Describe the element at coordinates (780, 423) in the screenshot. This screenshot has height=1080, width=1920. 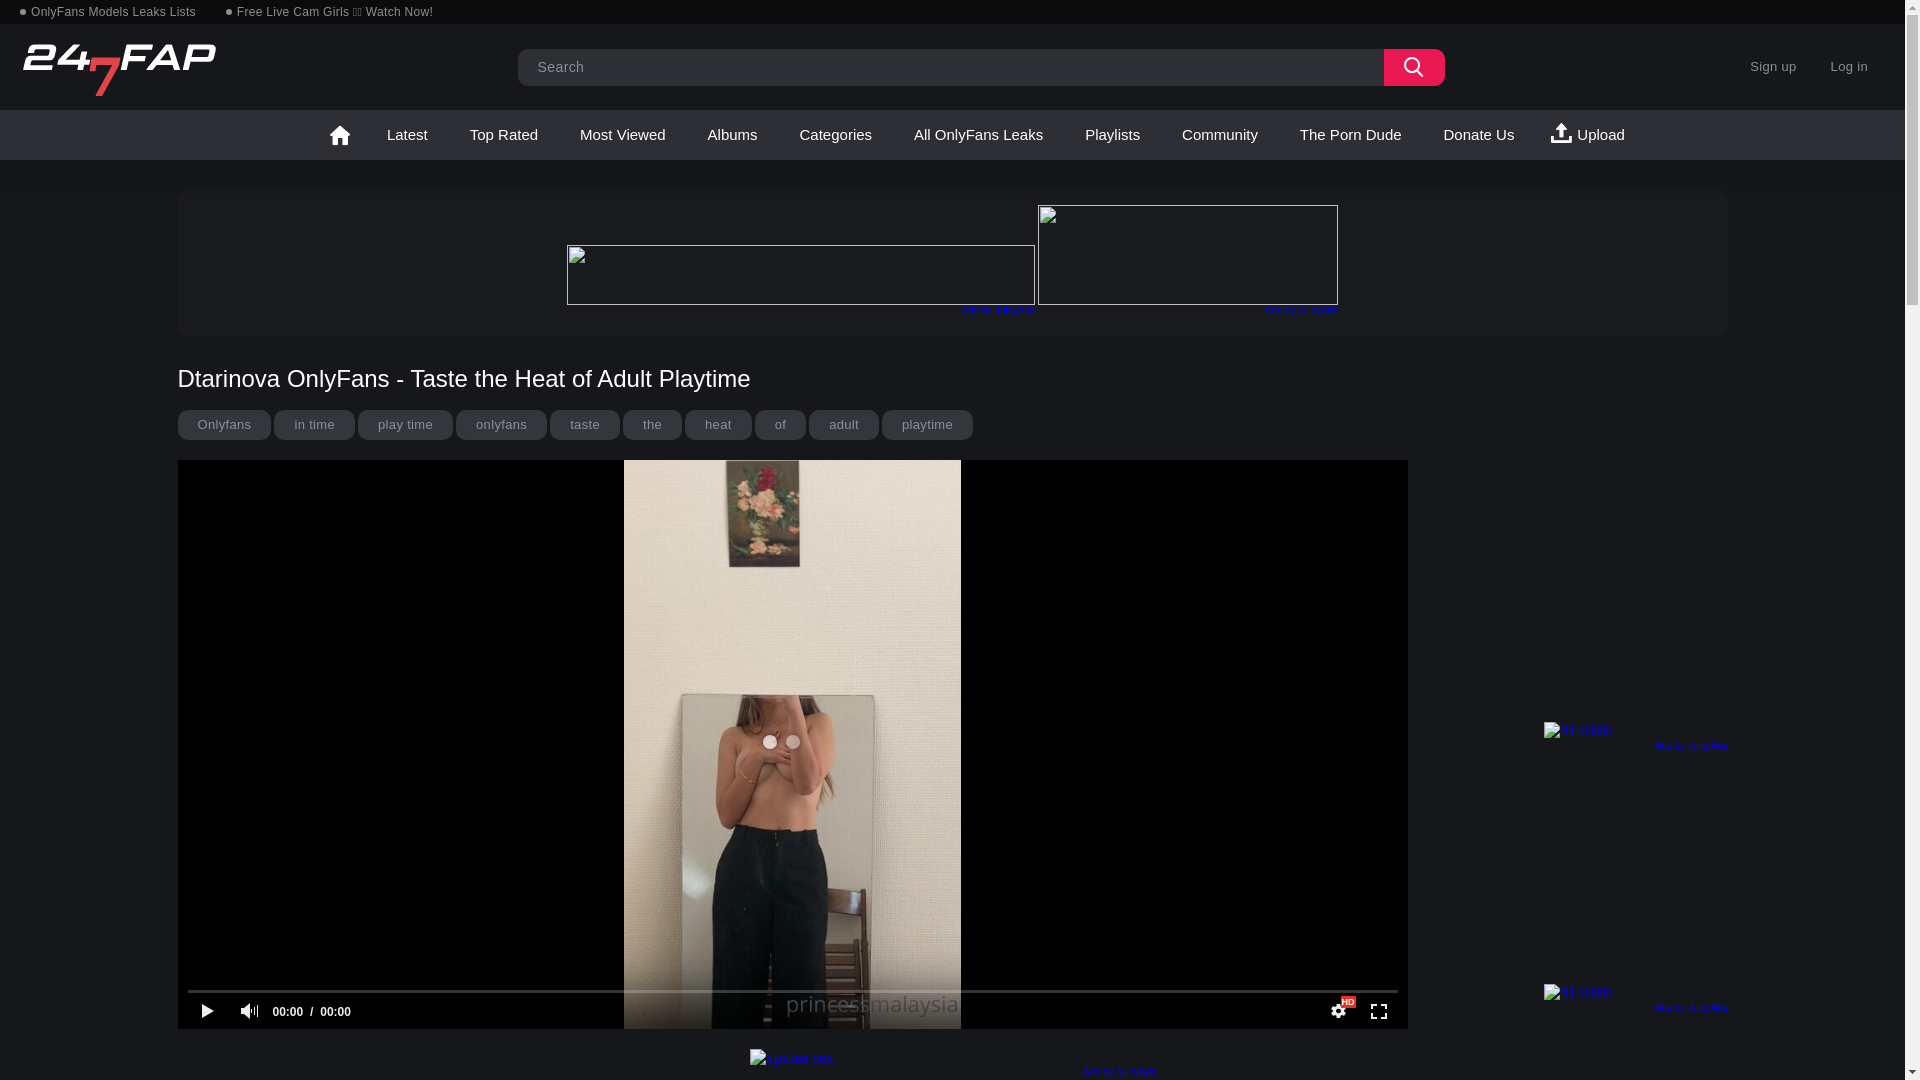
I see `'of'` at that location.